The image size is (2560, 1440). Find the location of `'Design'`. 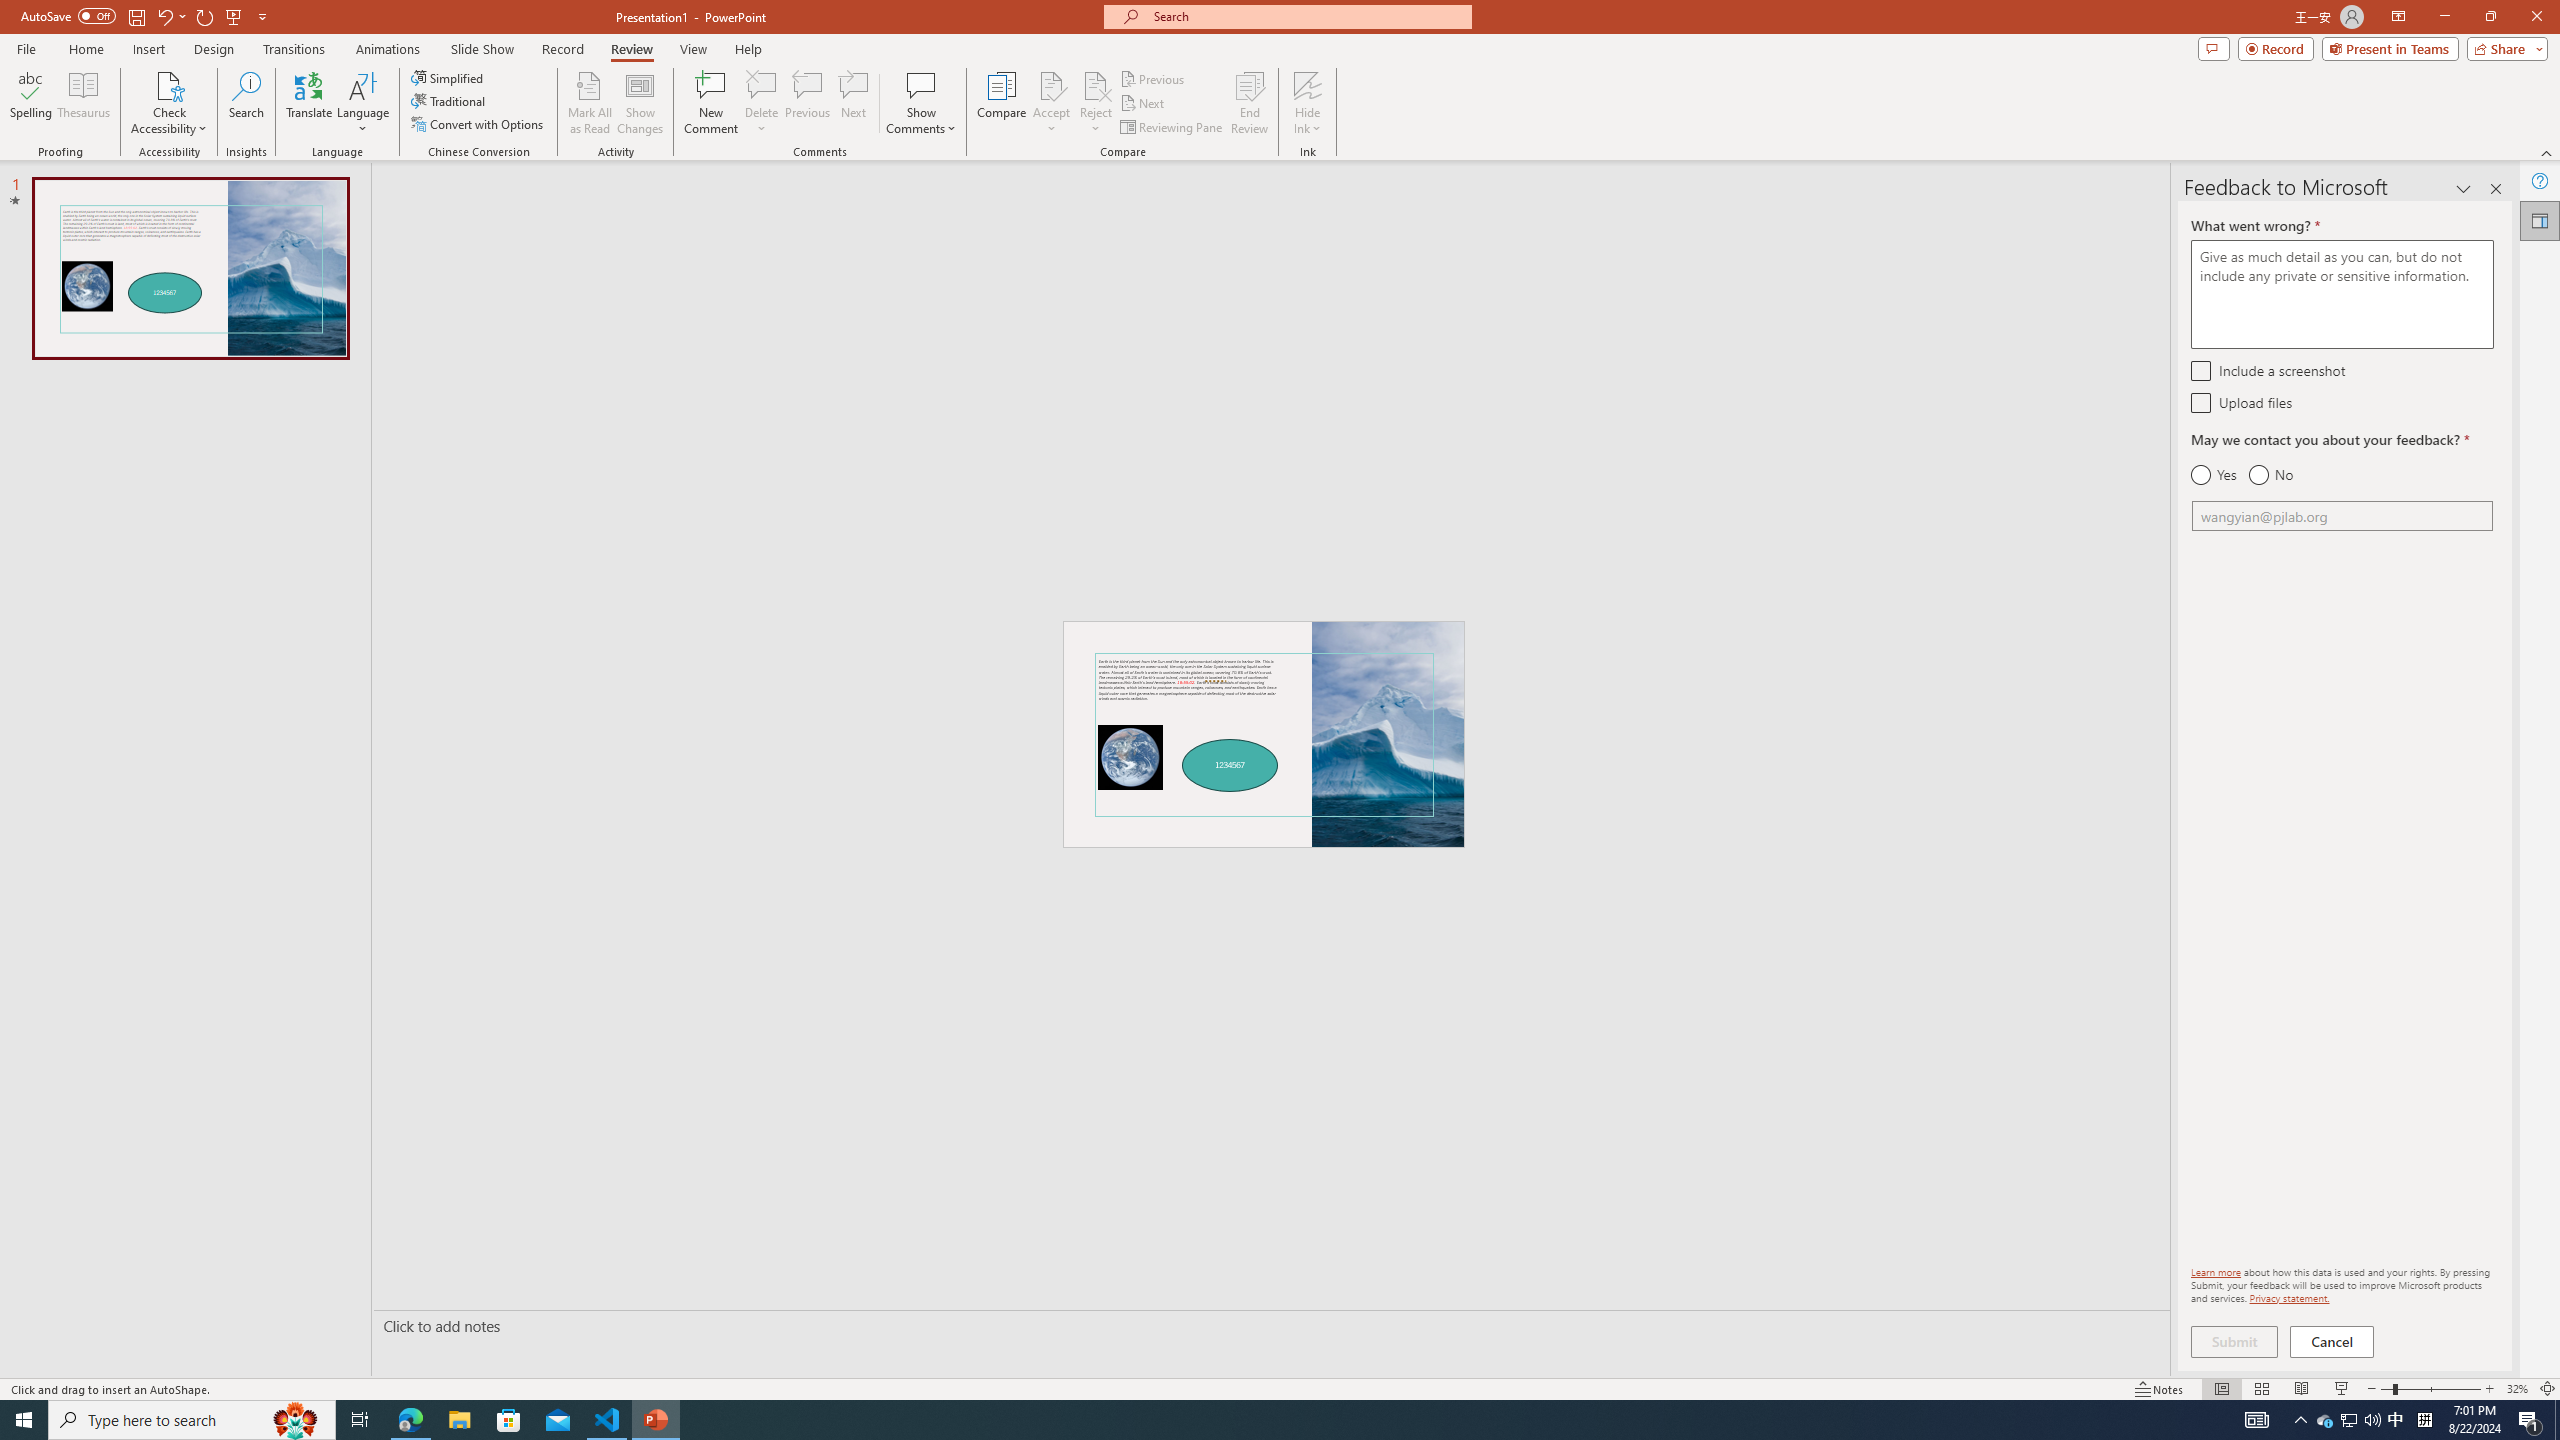

'Design' is located at coordinates (215, 49).